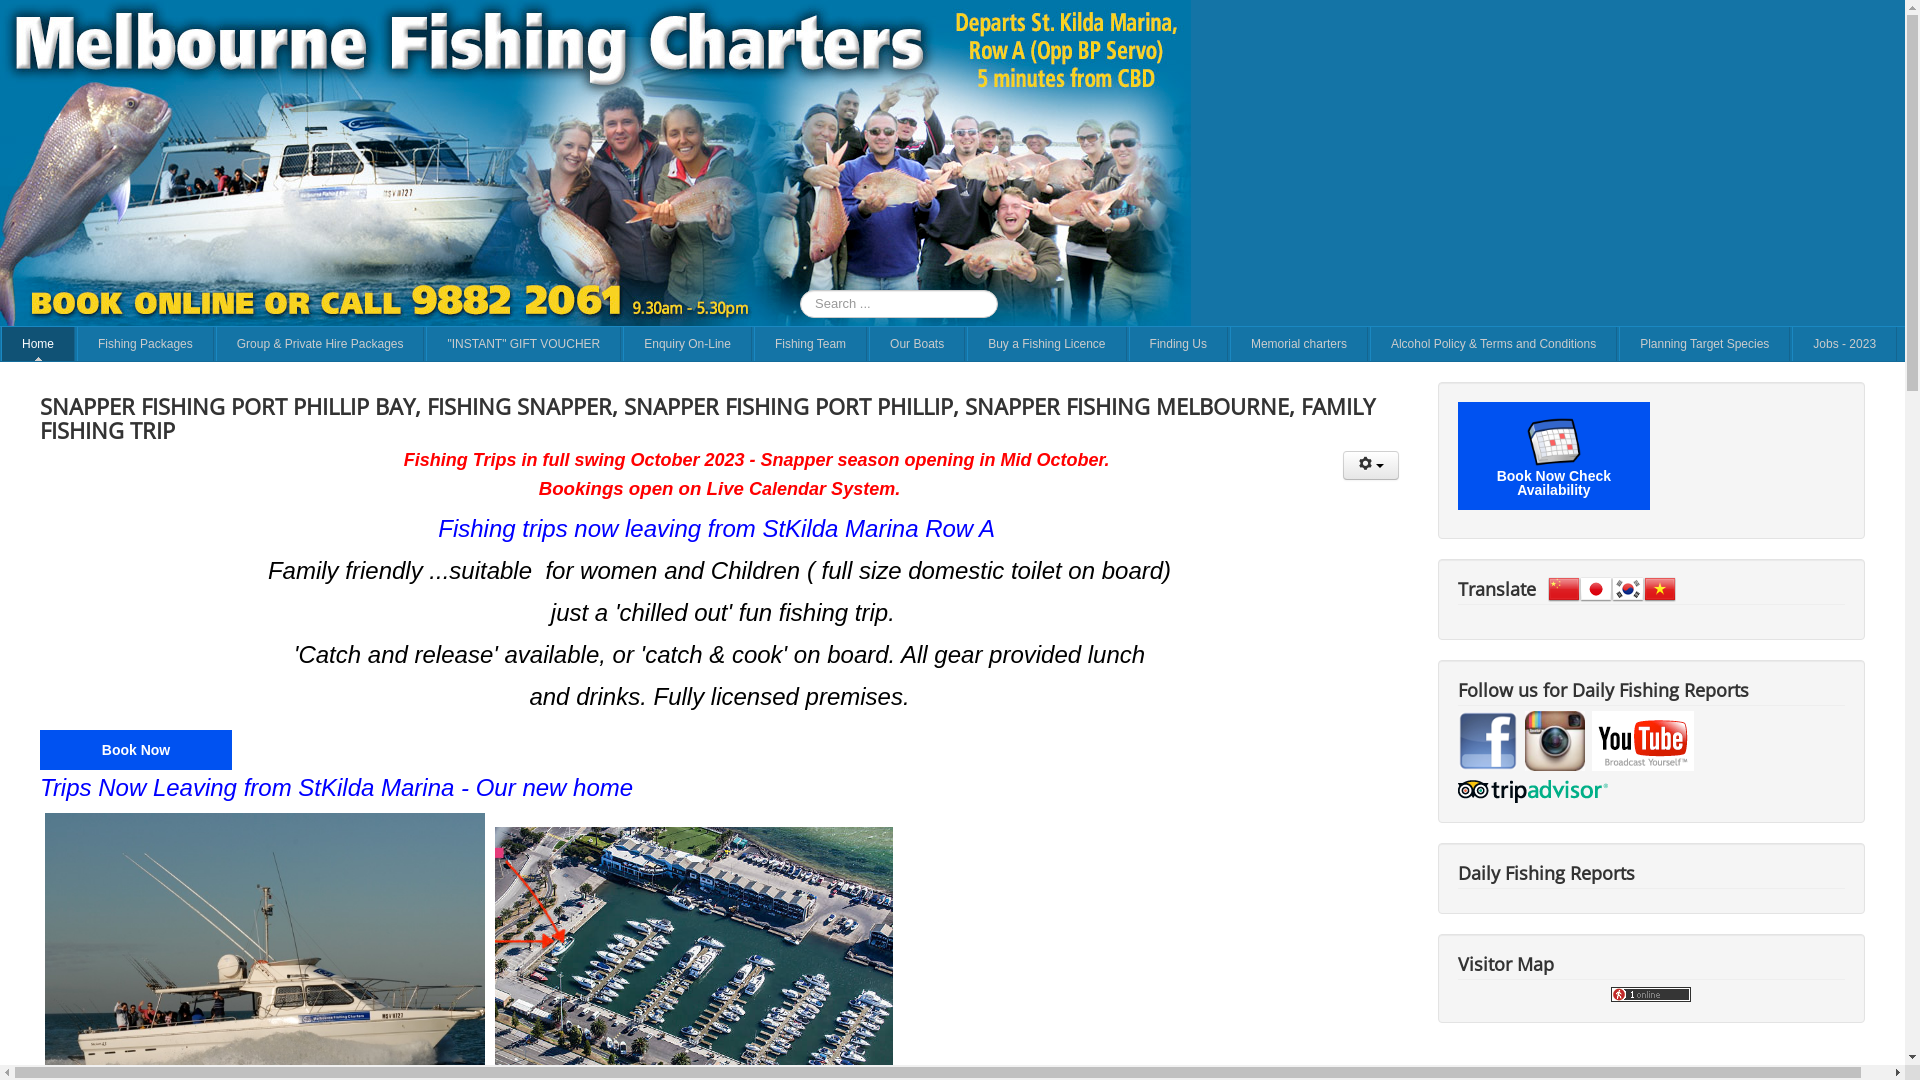  Describe the element at coordinates (1791, 342) in the screenshot. I see `'Jobs - 2023'` at that location.